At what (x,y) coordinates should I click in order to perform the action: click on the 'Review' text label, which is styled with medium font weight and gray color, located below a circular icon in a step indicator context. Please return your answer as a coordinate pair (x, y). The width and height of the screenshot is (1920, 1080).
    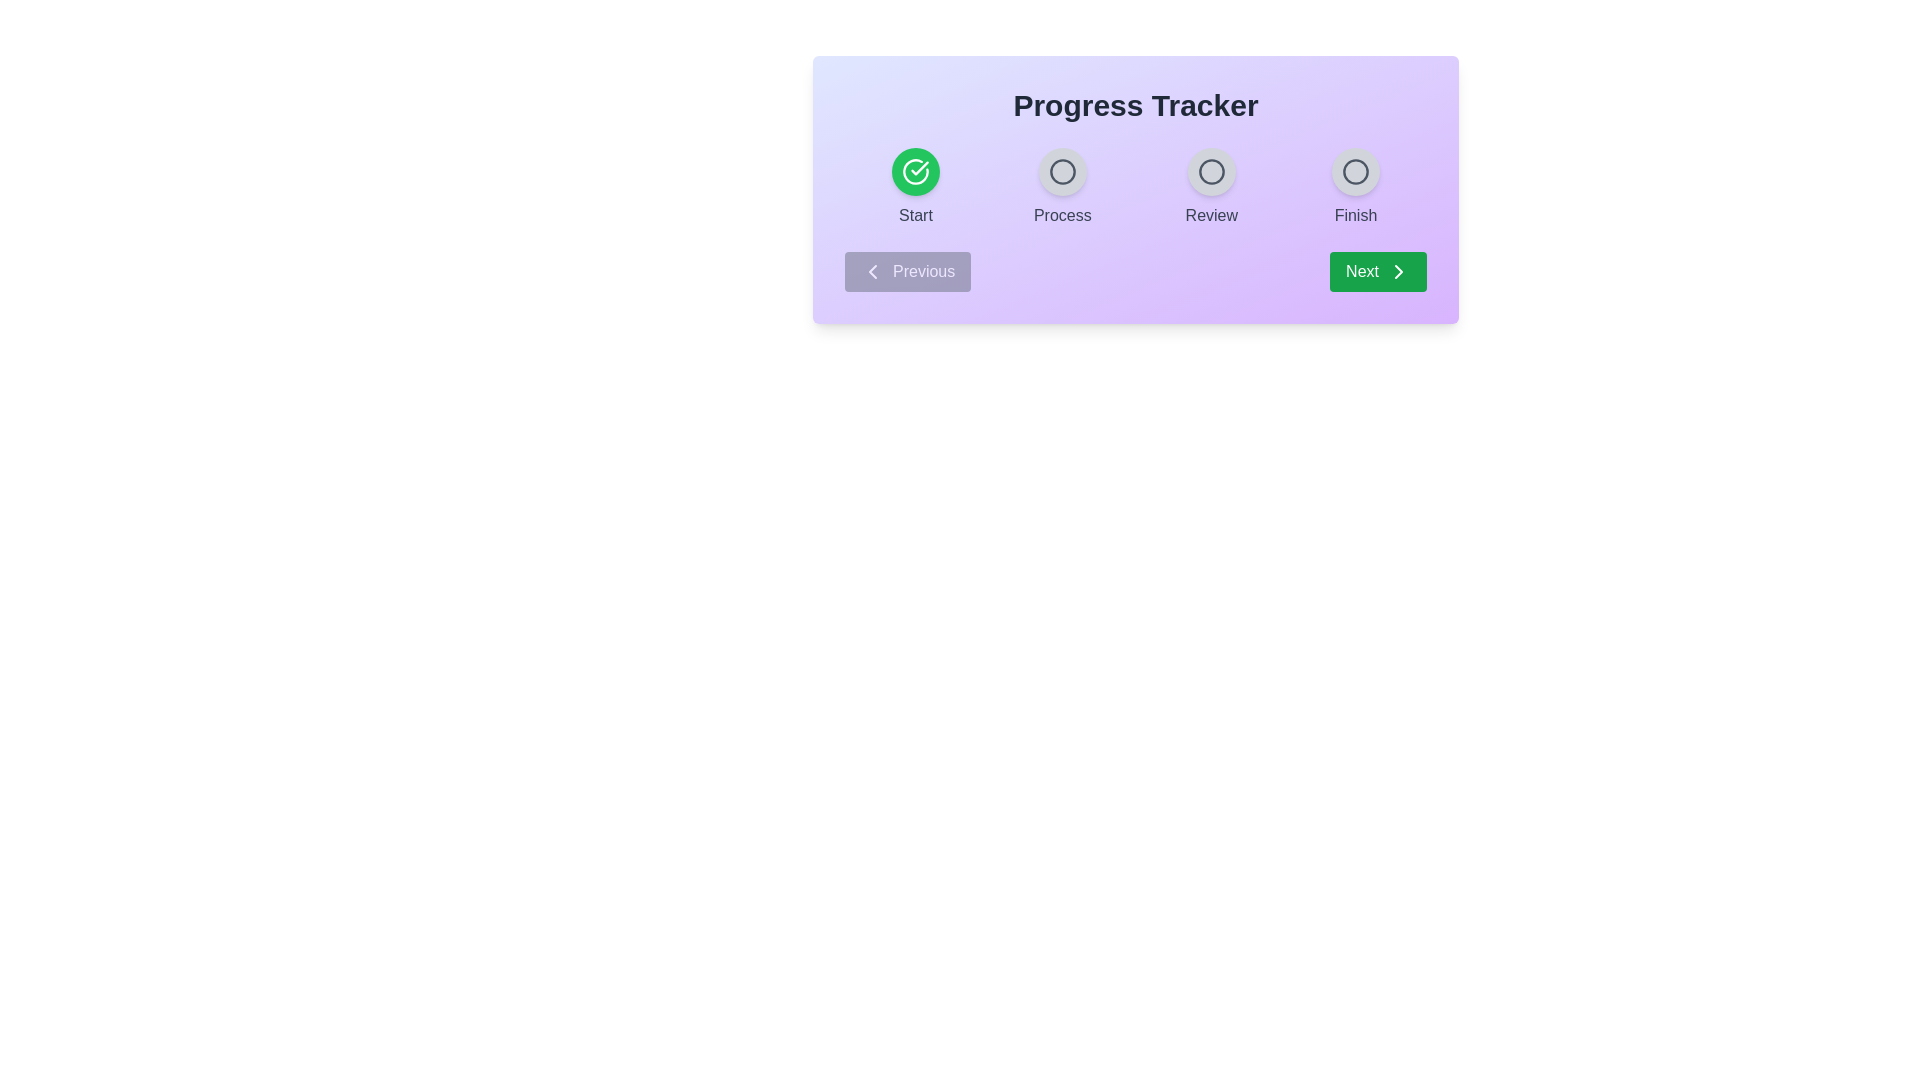
    Looking at the image, I should click on (1210, 216).